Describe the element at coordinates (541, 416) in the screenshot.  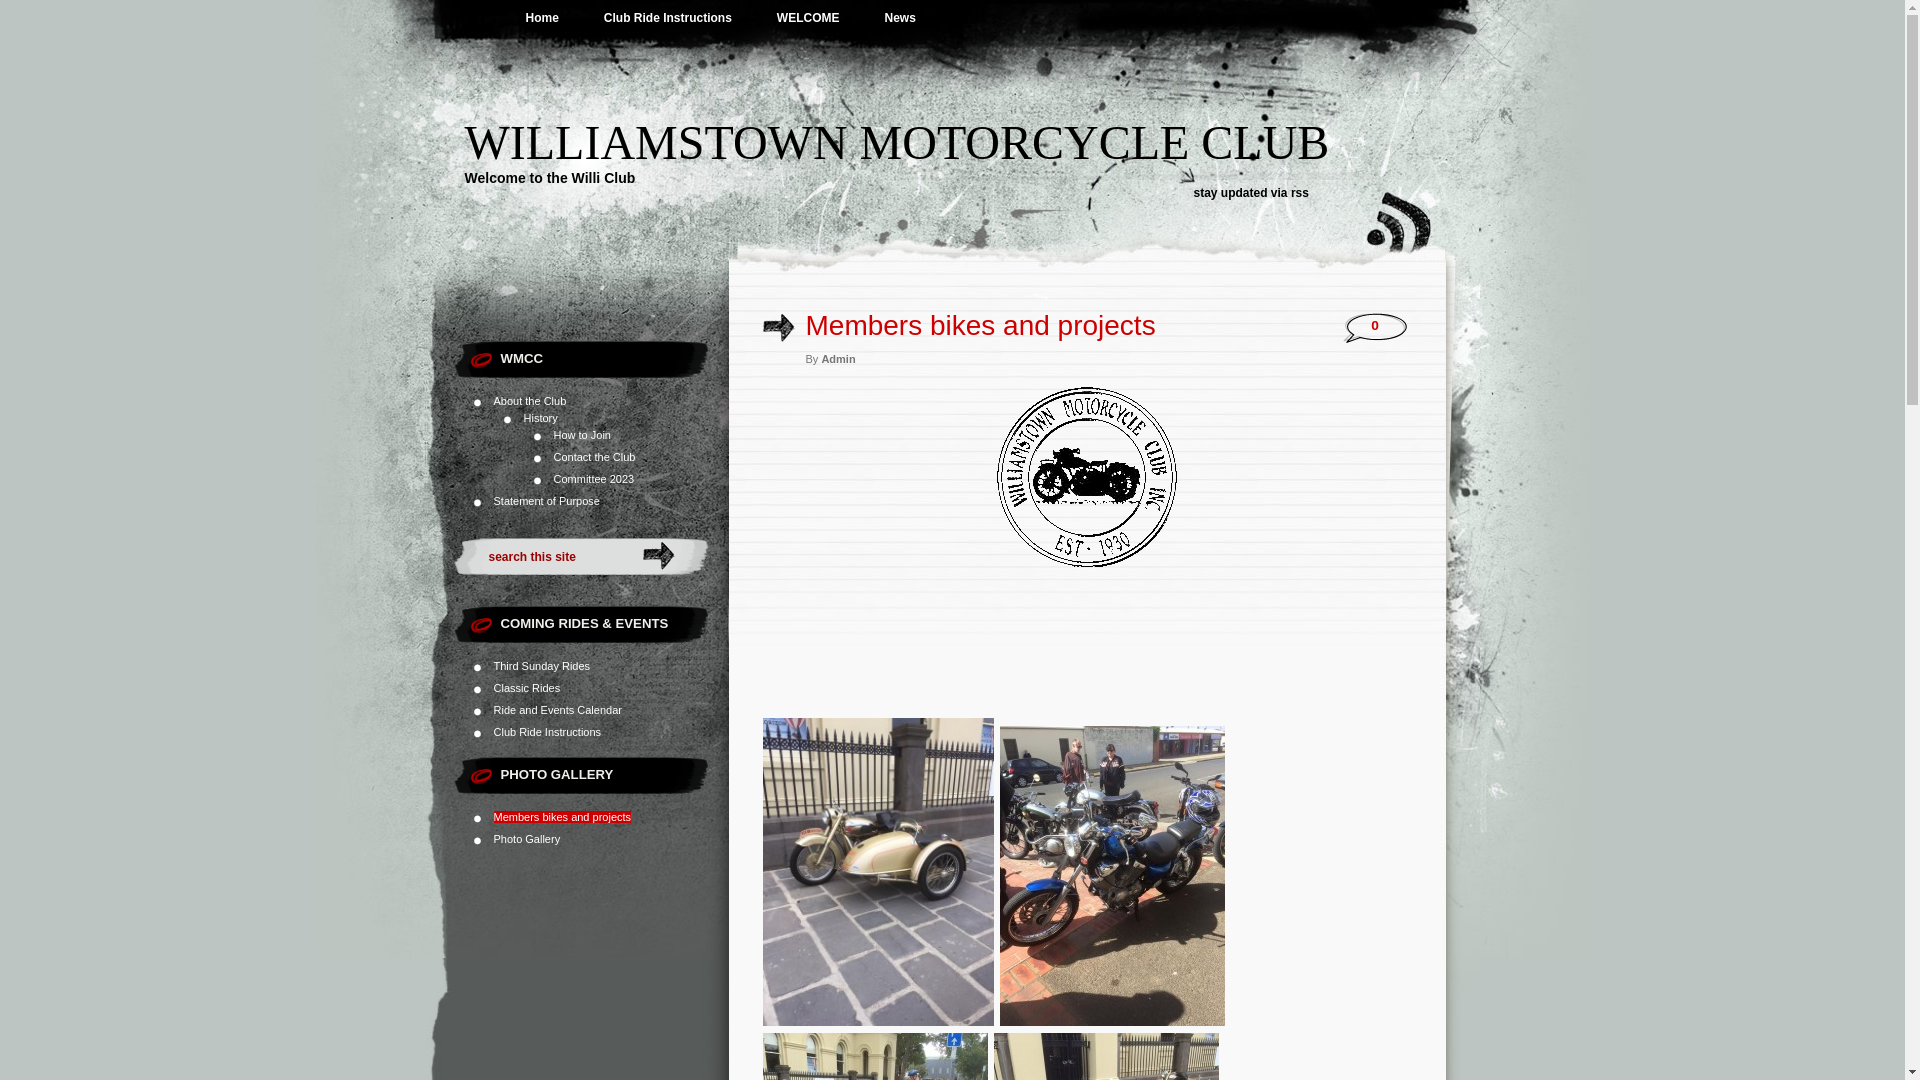
I see `'History'` at that location.